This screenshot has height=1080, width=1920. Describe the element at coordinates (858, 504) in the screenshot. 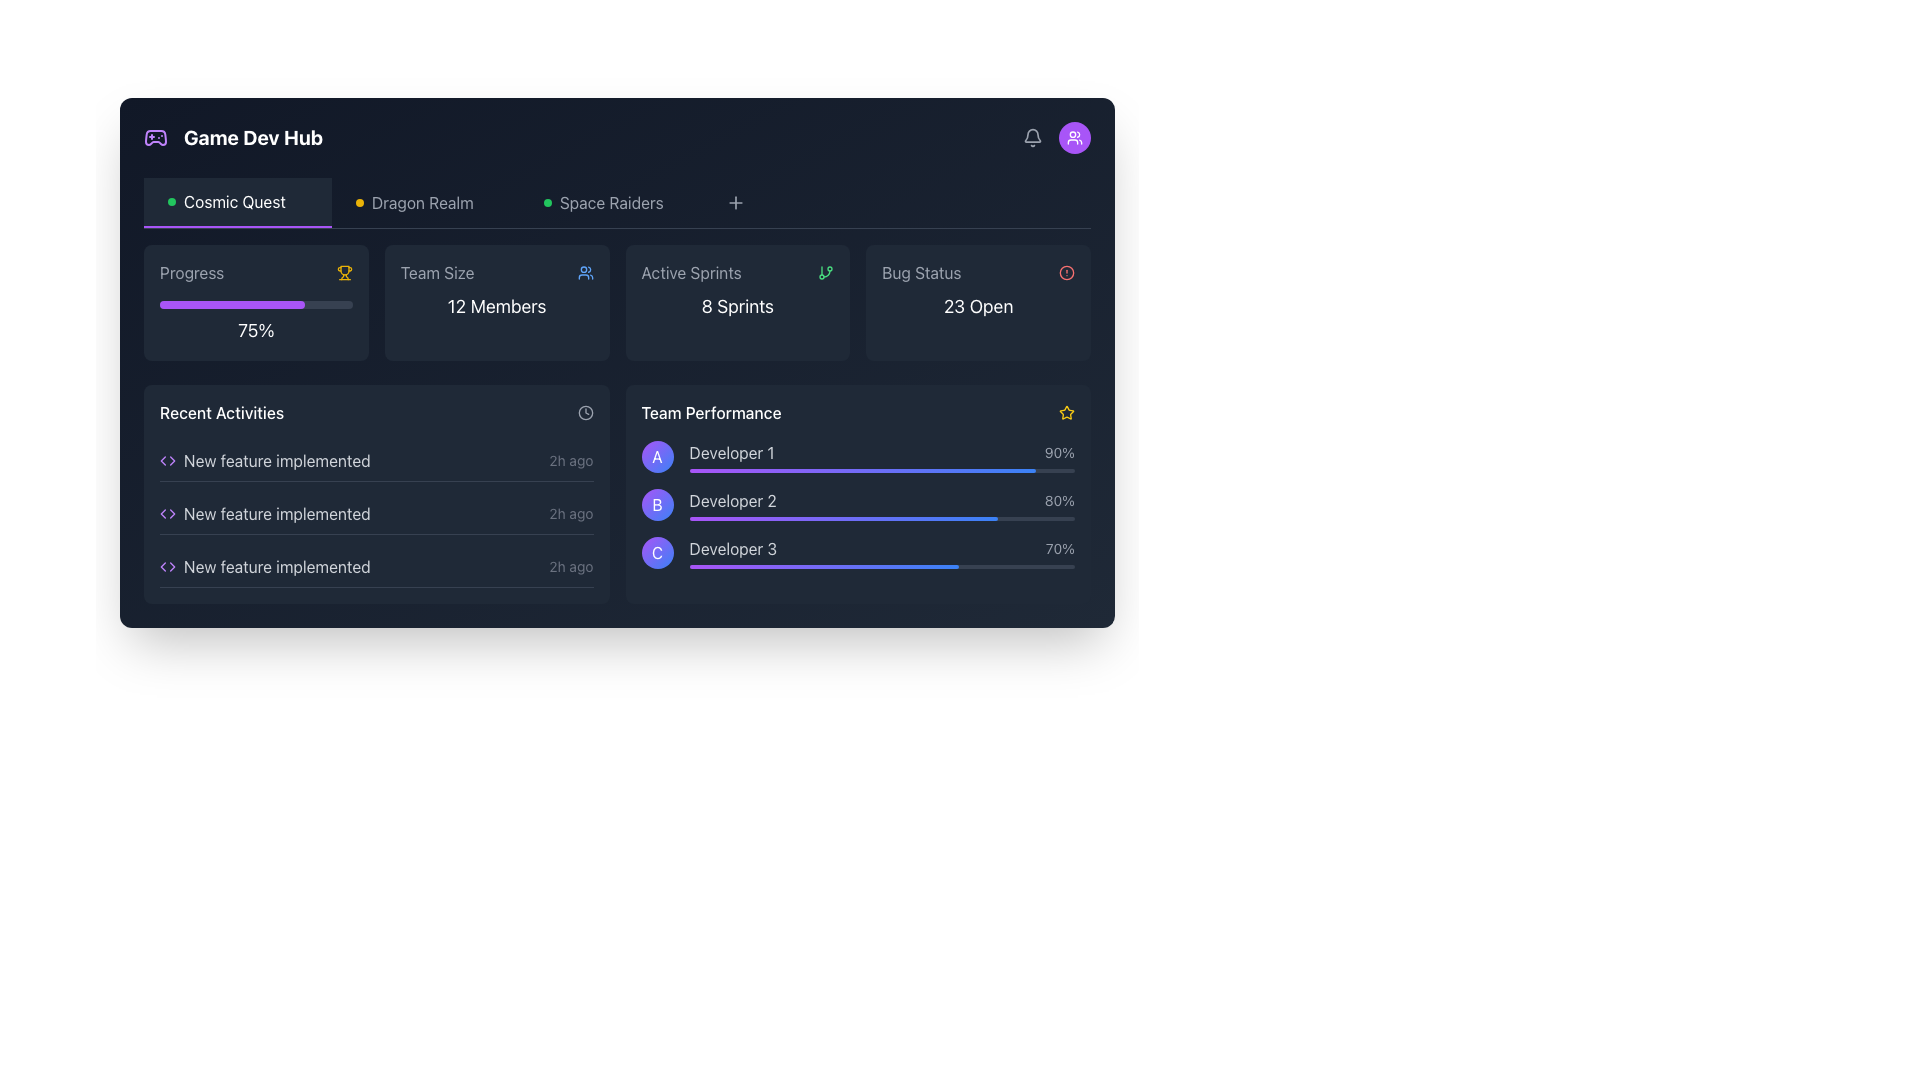

I see `the performance indicator for Developer 2 in the Team Performance section` at that location.